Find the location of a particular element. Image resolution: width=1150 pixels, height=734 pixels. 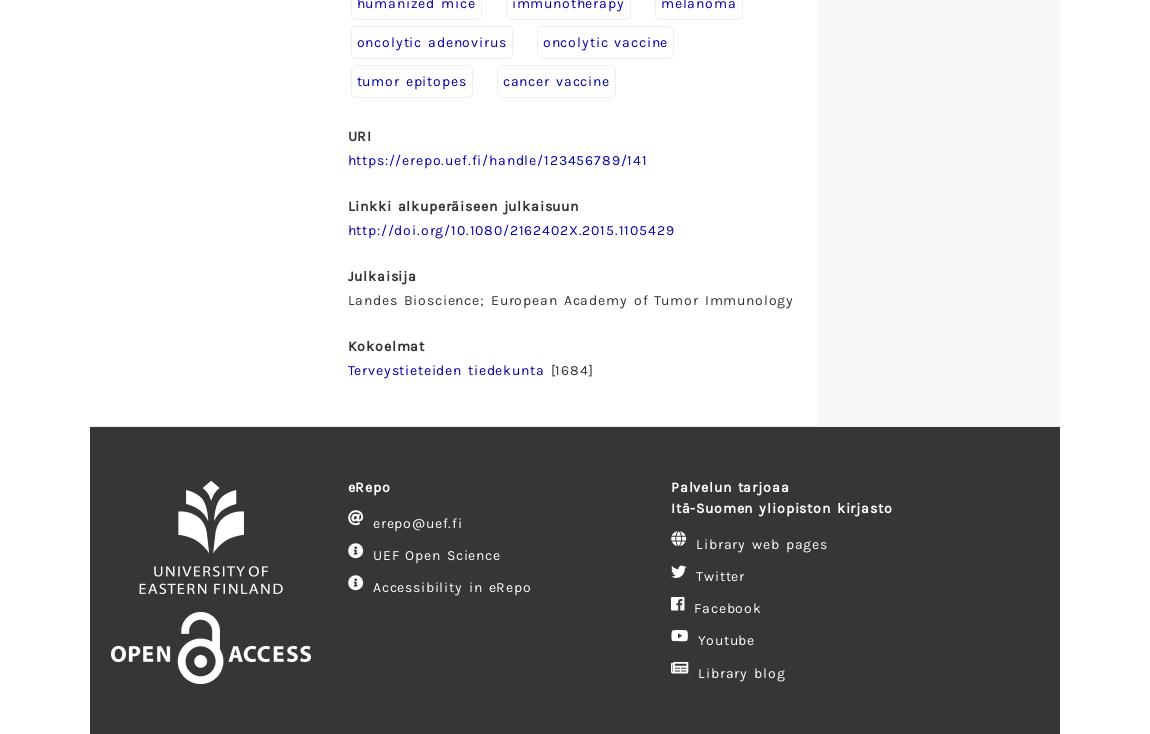

'Itä-Suomen yliopiston kirjasto' is located at coordinates (779, 506).